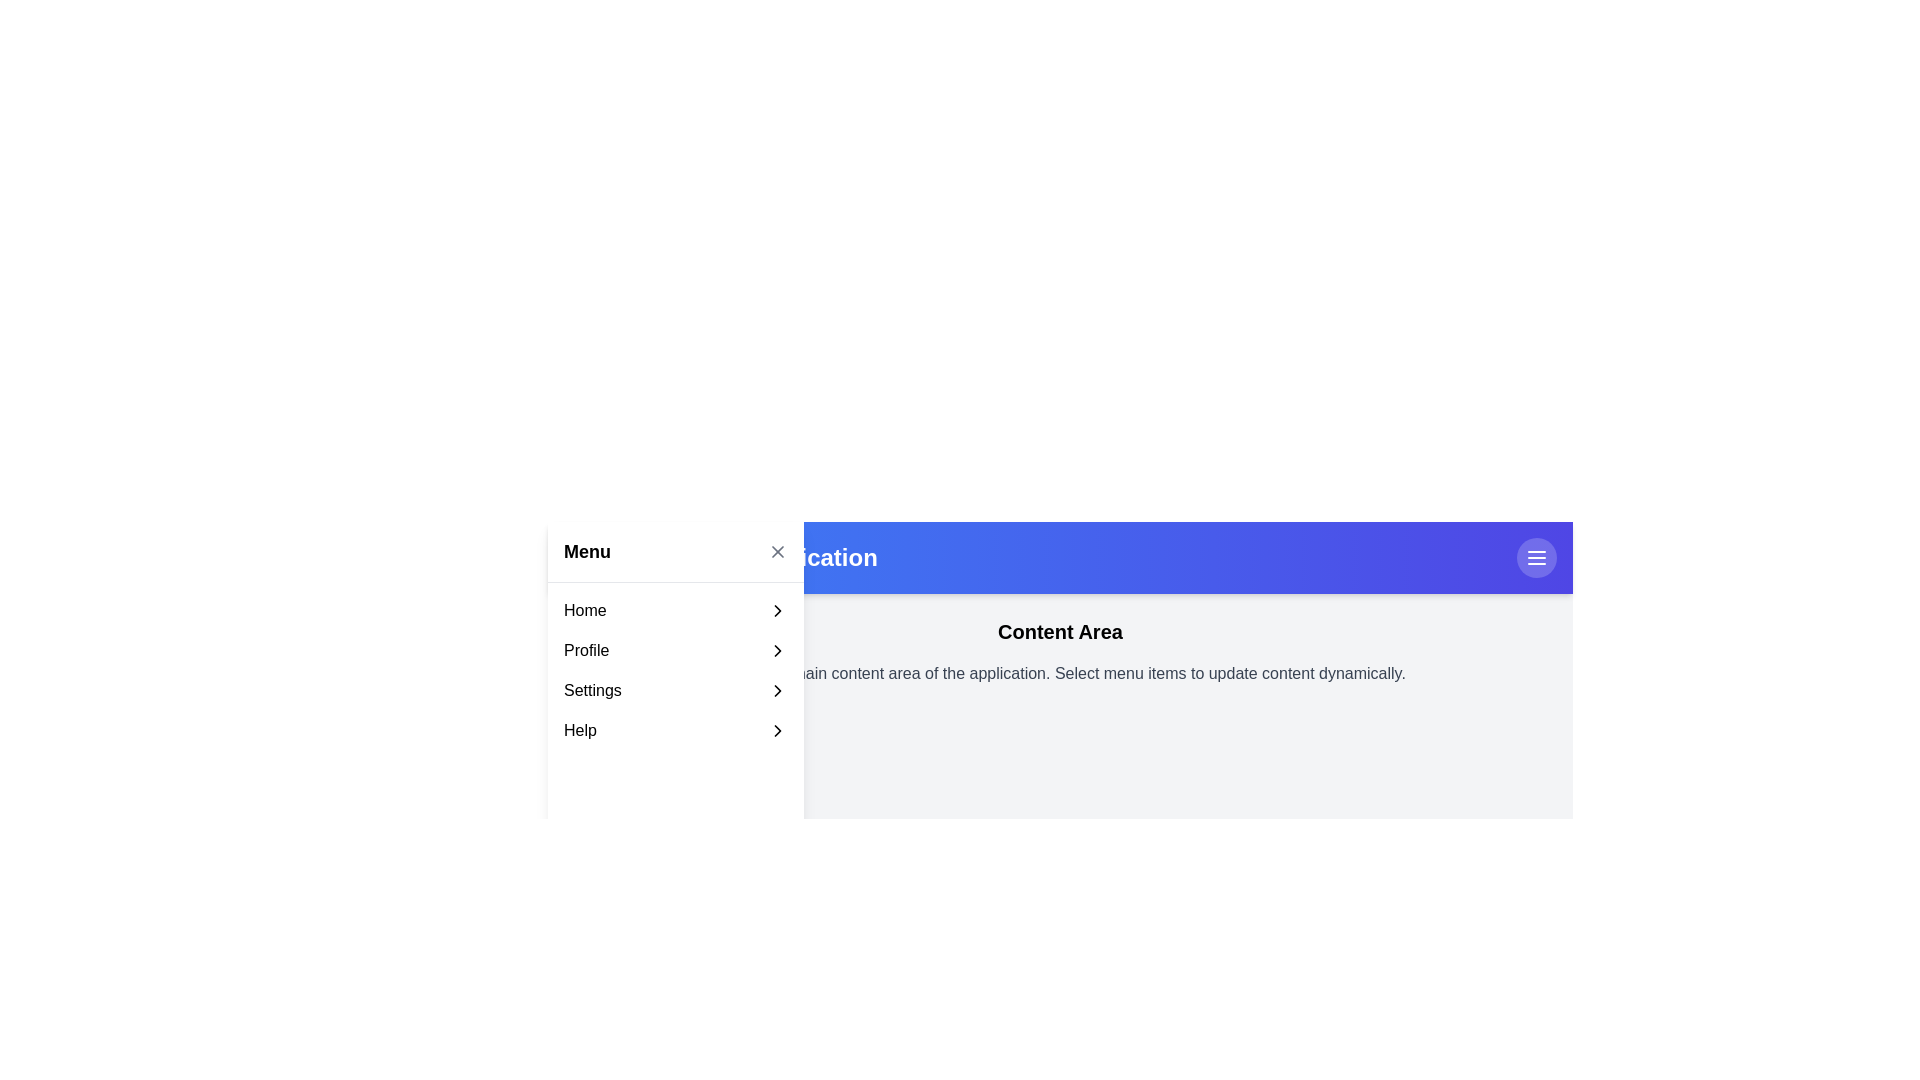 Image resolution: width=1920 pixels, height=1080 pixels. I want to click on the chevron icon indicating navigation for the 'Profile' row in the vertical menu, so click(776, 651).